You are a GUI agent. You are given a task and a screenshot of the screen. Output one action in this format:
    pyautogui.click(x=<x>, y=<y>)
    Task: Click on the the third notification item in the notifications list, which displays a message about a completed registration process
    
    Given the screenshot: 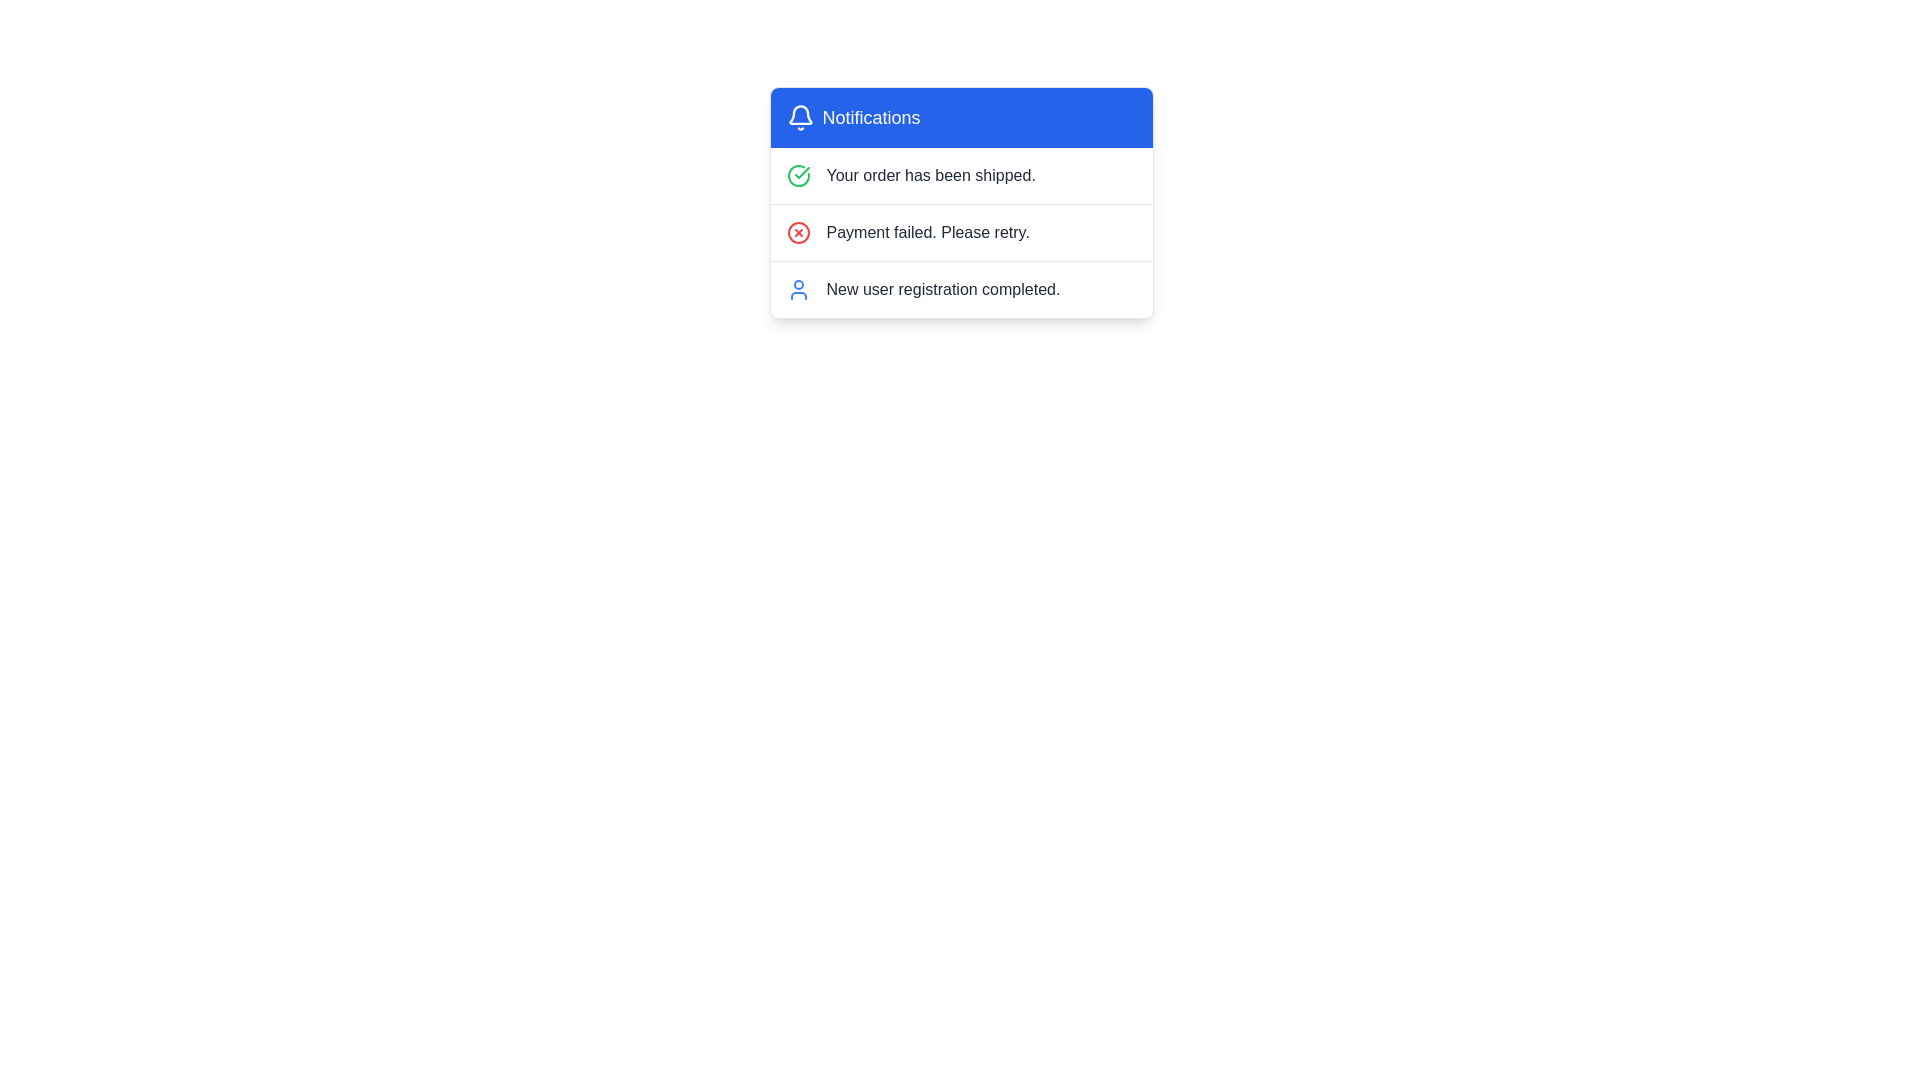 What is the action you would take?
    pyautogui.click(x=942, y=289)
    